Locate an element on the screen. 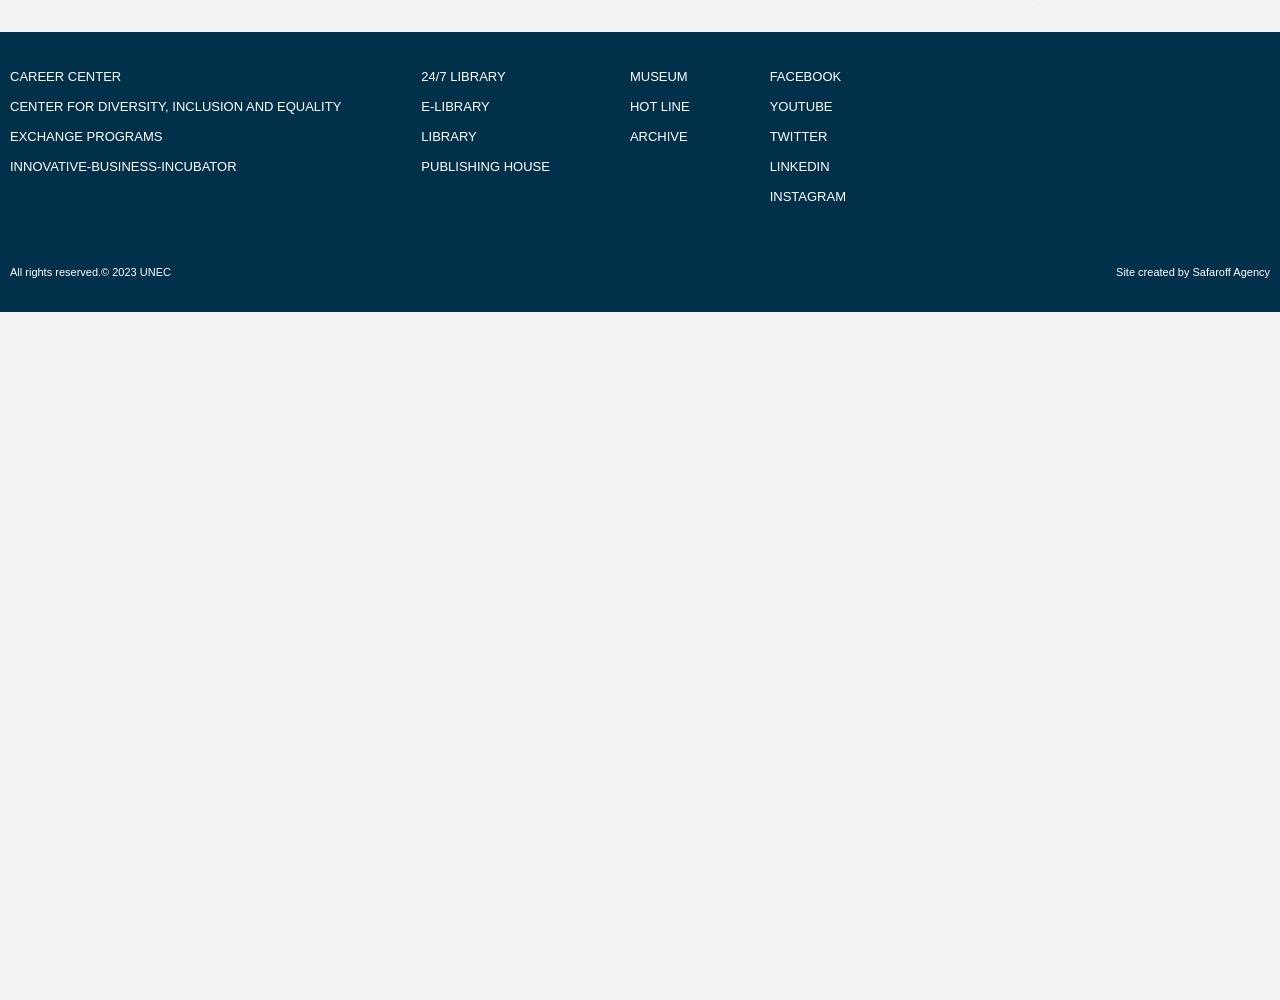  'PUBLISHING HOUSE' is located at coordinates (484, 166).